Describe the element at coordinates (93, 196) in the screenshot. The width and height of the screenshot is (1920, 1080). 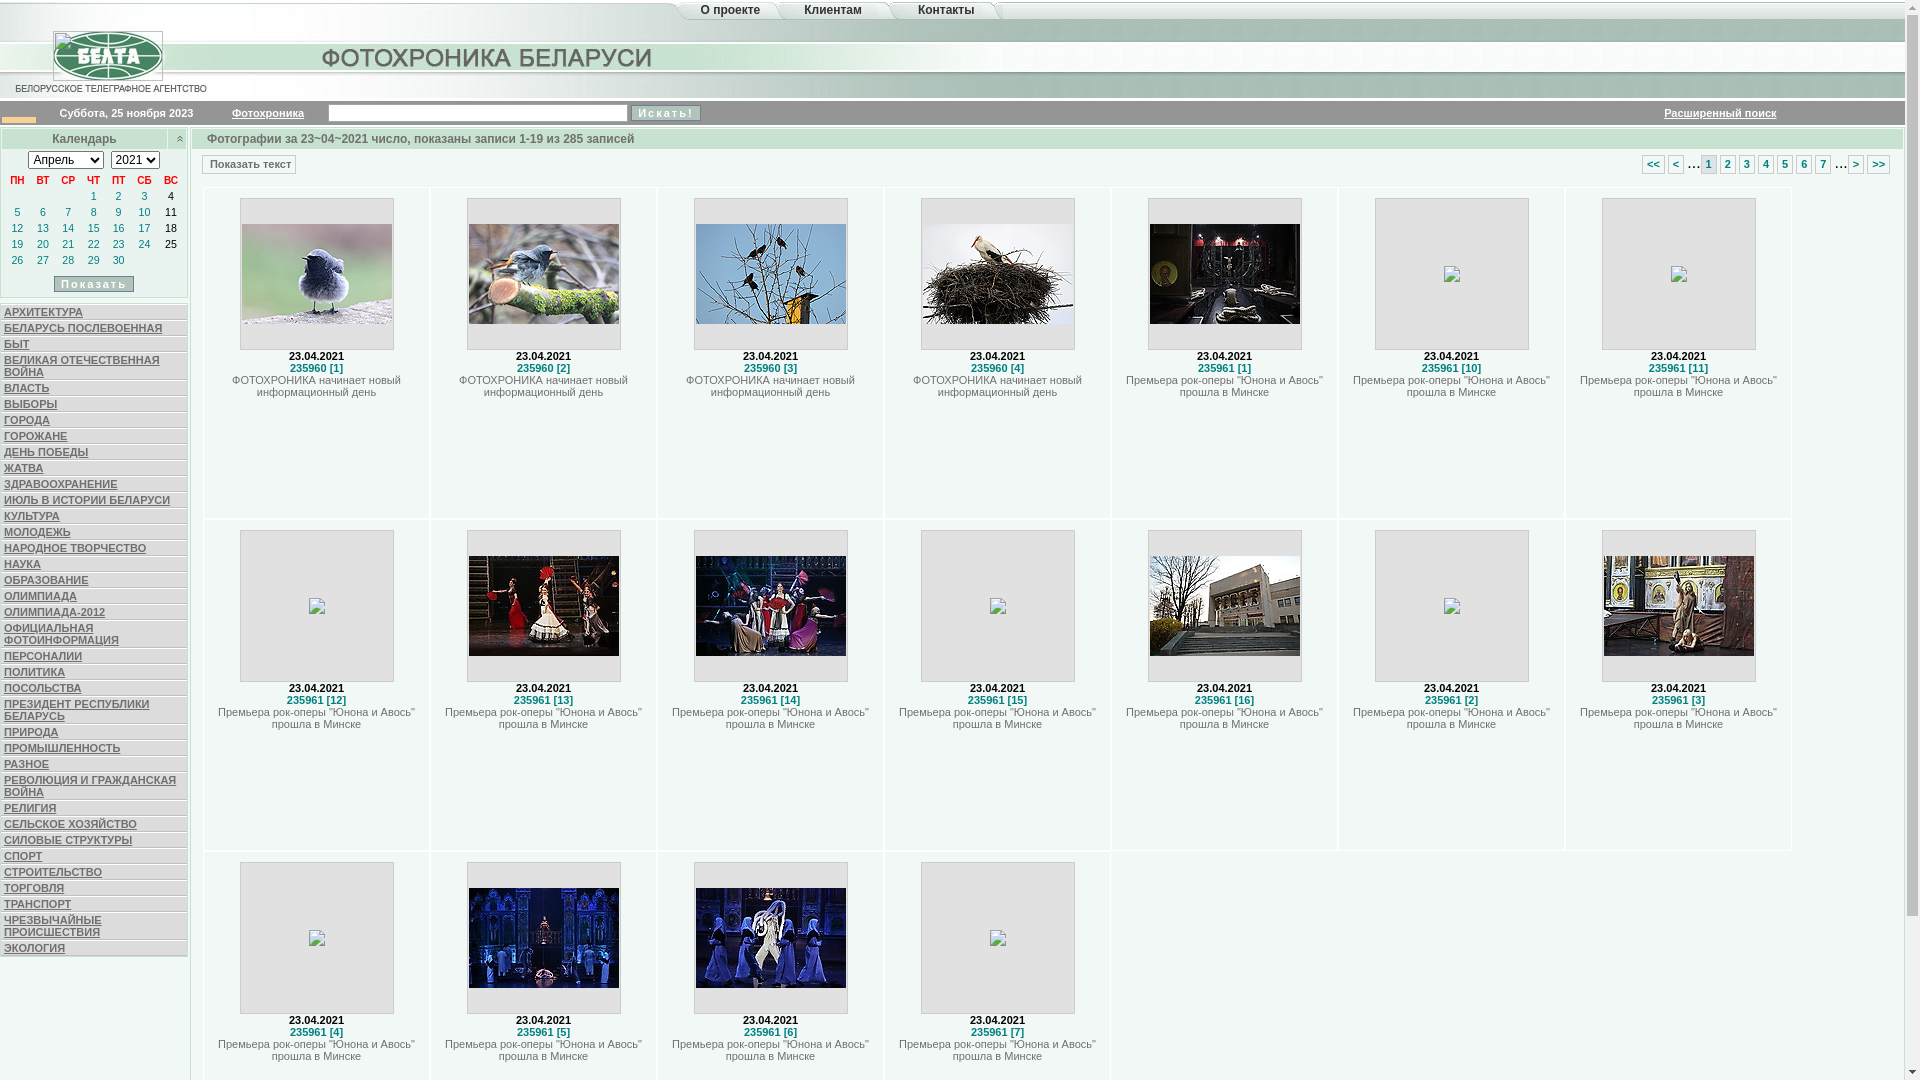
I see `'1'` at that location.